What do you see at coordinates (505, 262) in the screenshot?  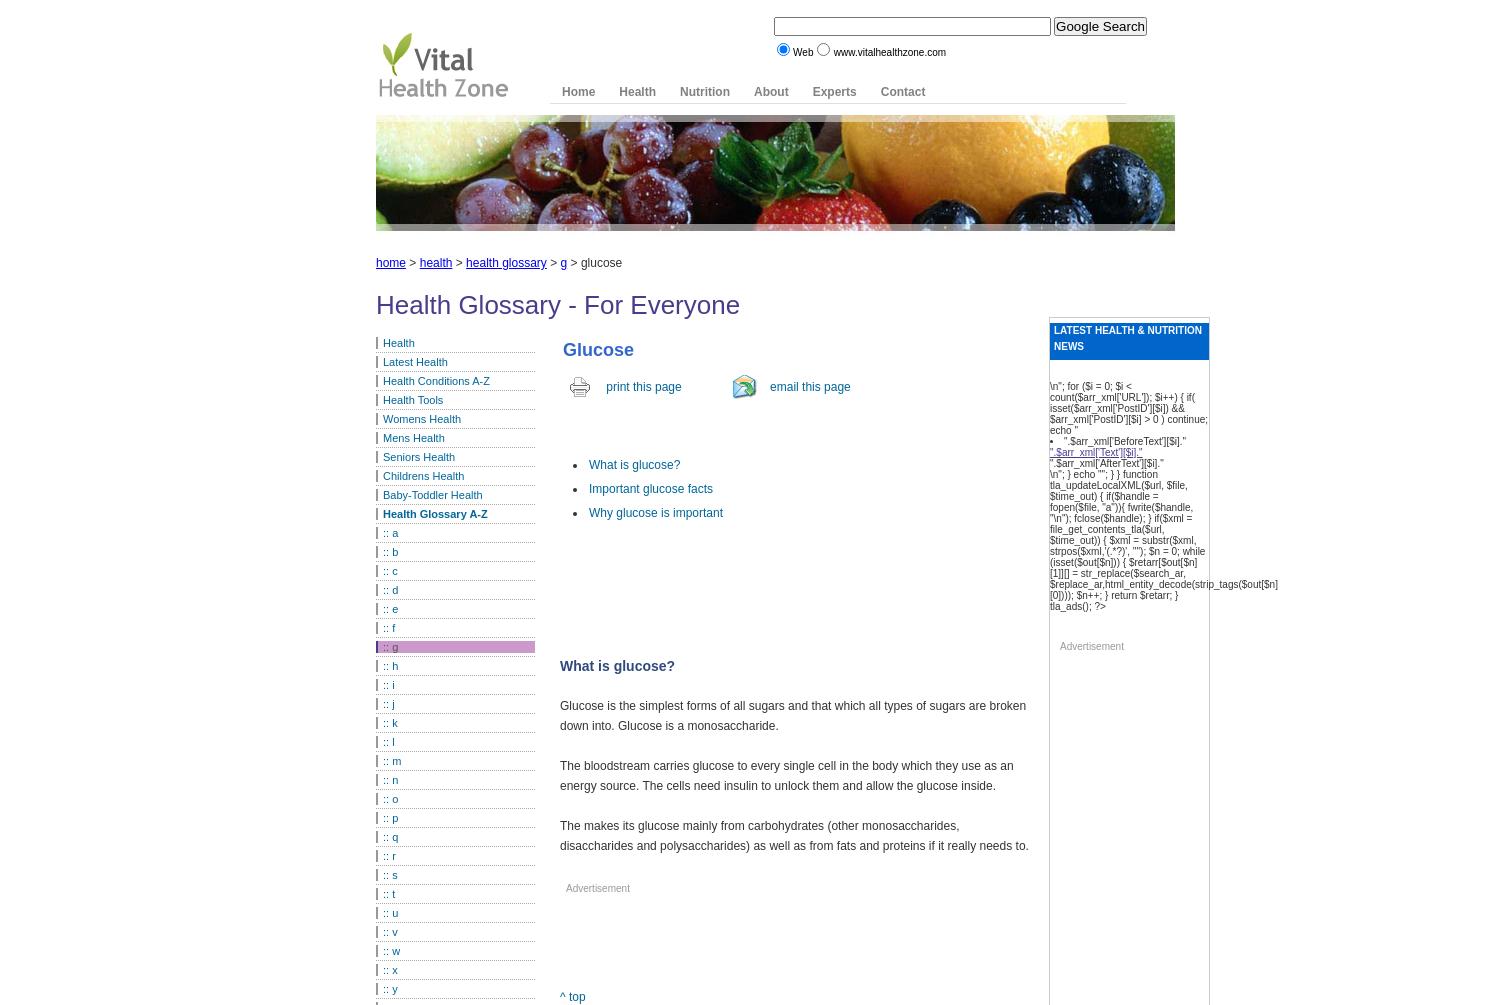 I see `'health glossary'` at bounding box center [505, 262].